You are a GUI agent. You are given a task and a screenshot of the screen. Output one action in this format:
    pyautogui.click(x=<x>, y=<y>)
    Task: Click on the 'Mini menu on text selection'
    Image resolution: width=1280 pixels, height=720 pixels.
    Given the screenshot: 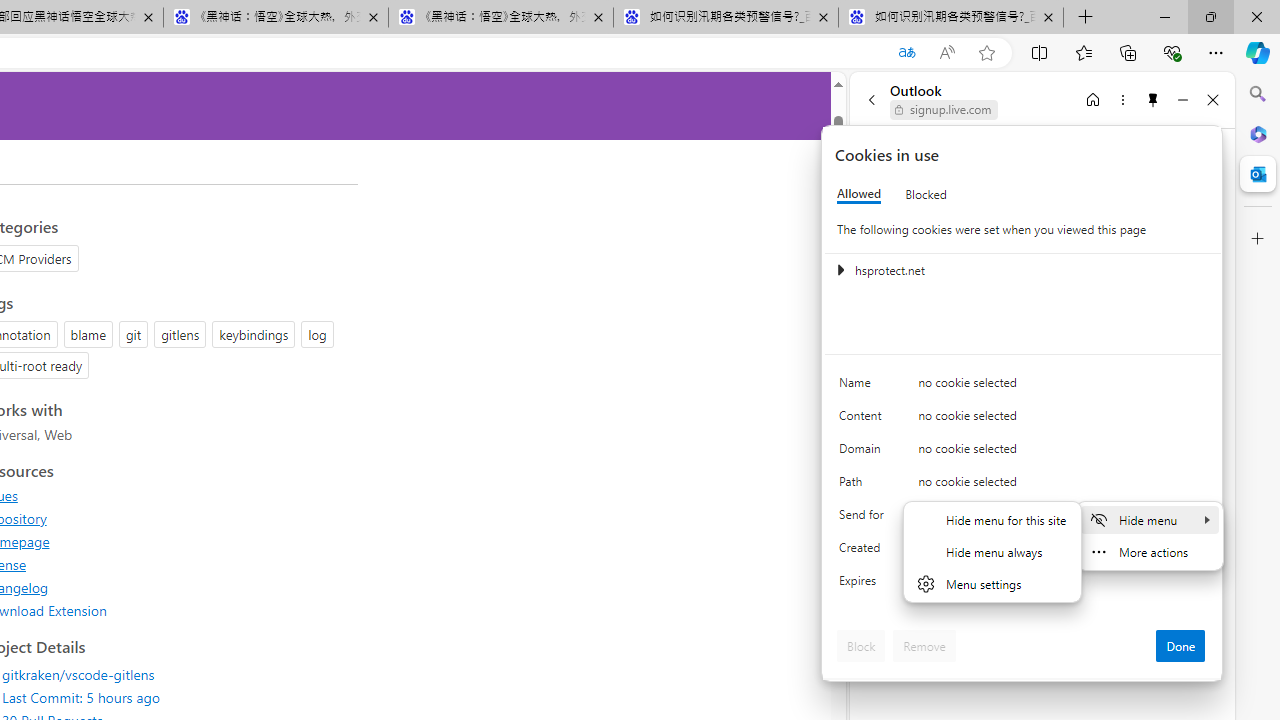 What is the action you would take?
    pyautogui.click(x=1149, y=535)
    